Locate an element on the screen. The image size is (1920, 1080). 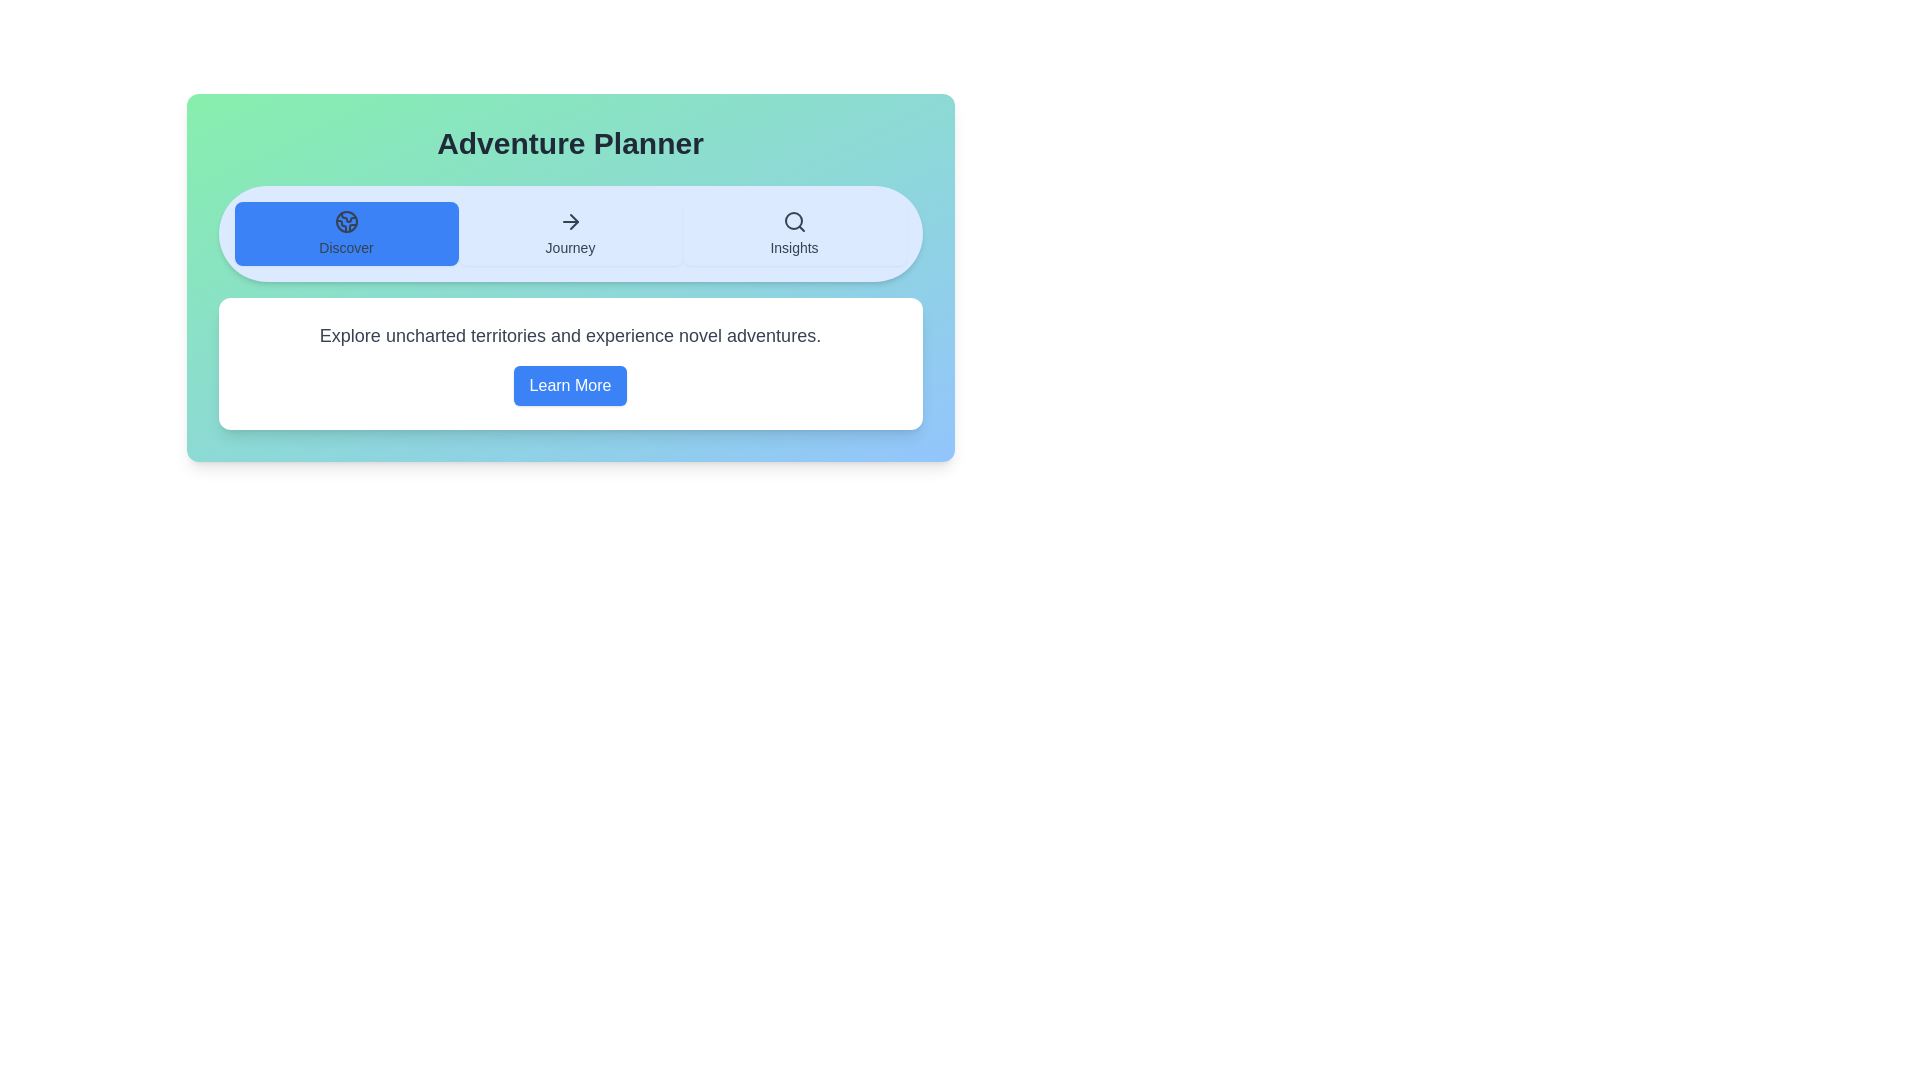
the blue 'Discover' button with a globe icon is located at coordinates (346, 233).